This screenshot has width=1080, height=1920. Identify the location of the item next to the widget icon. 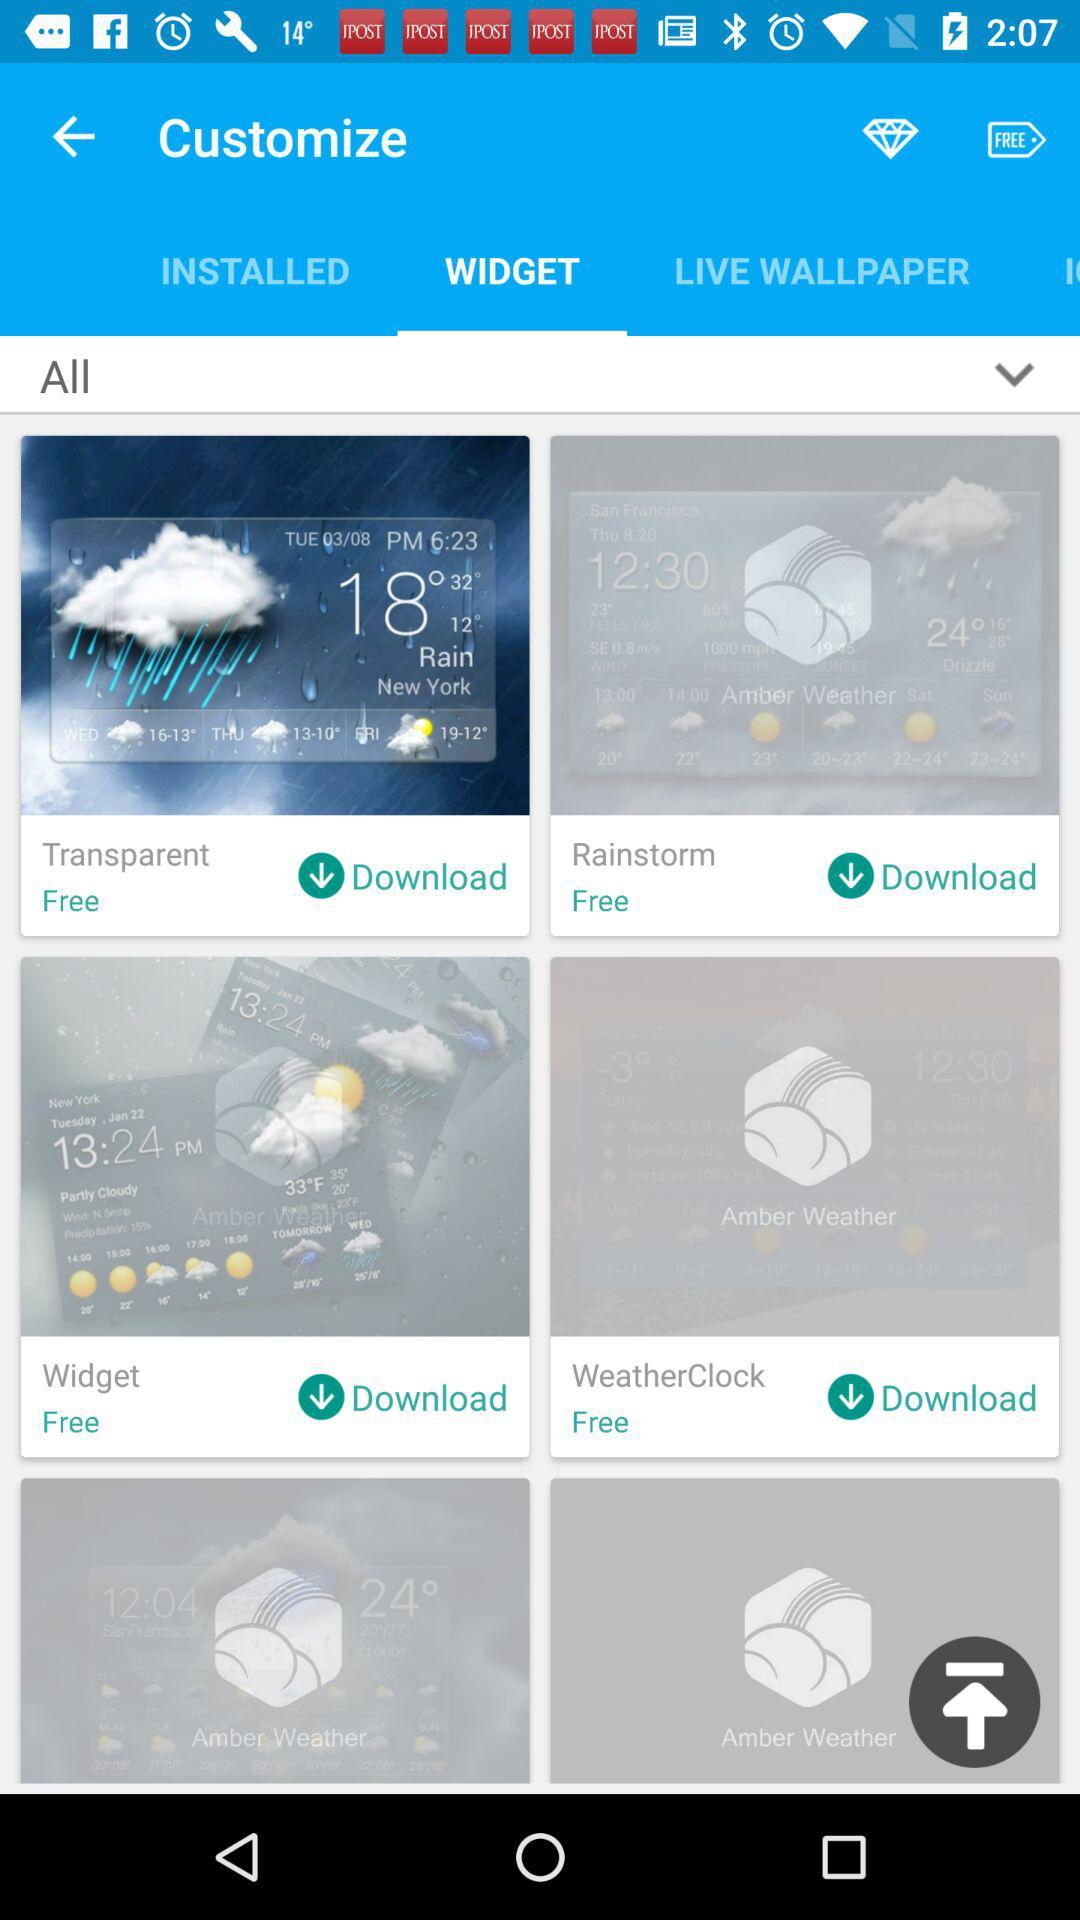
(254, 269).